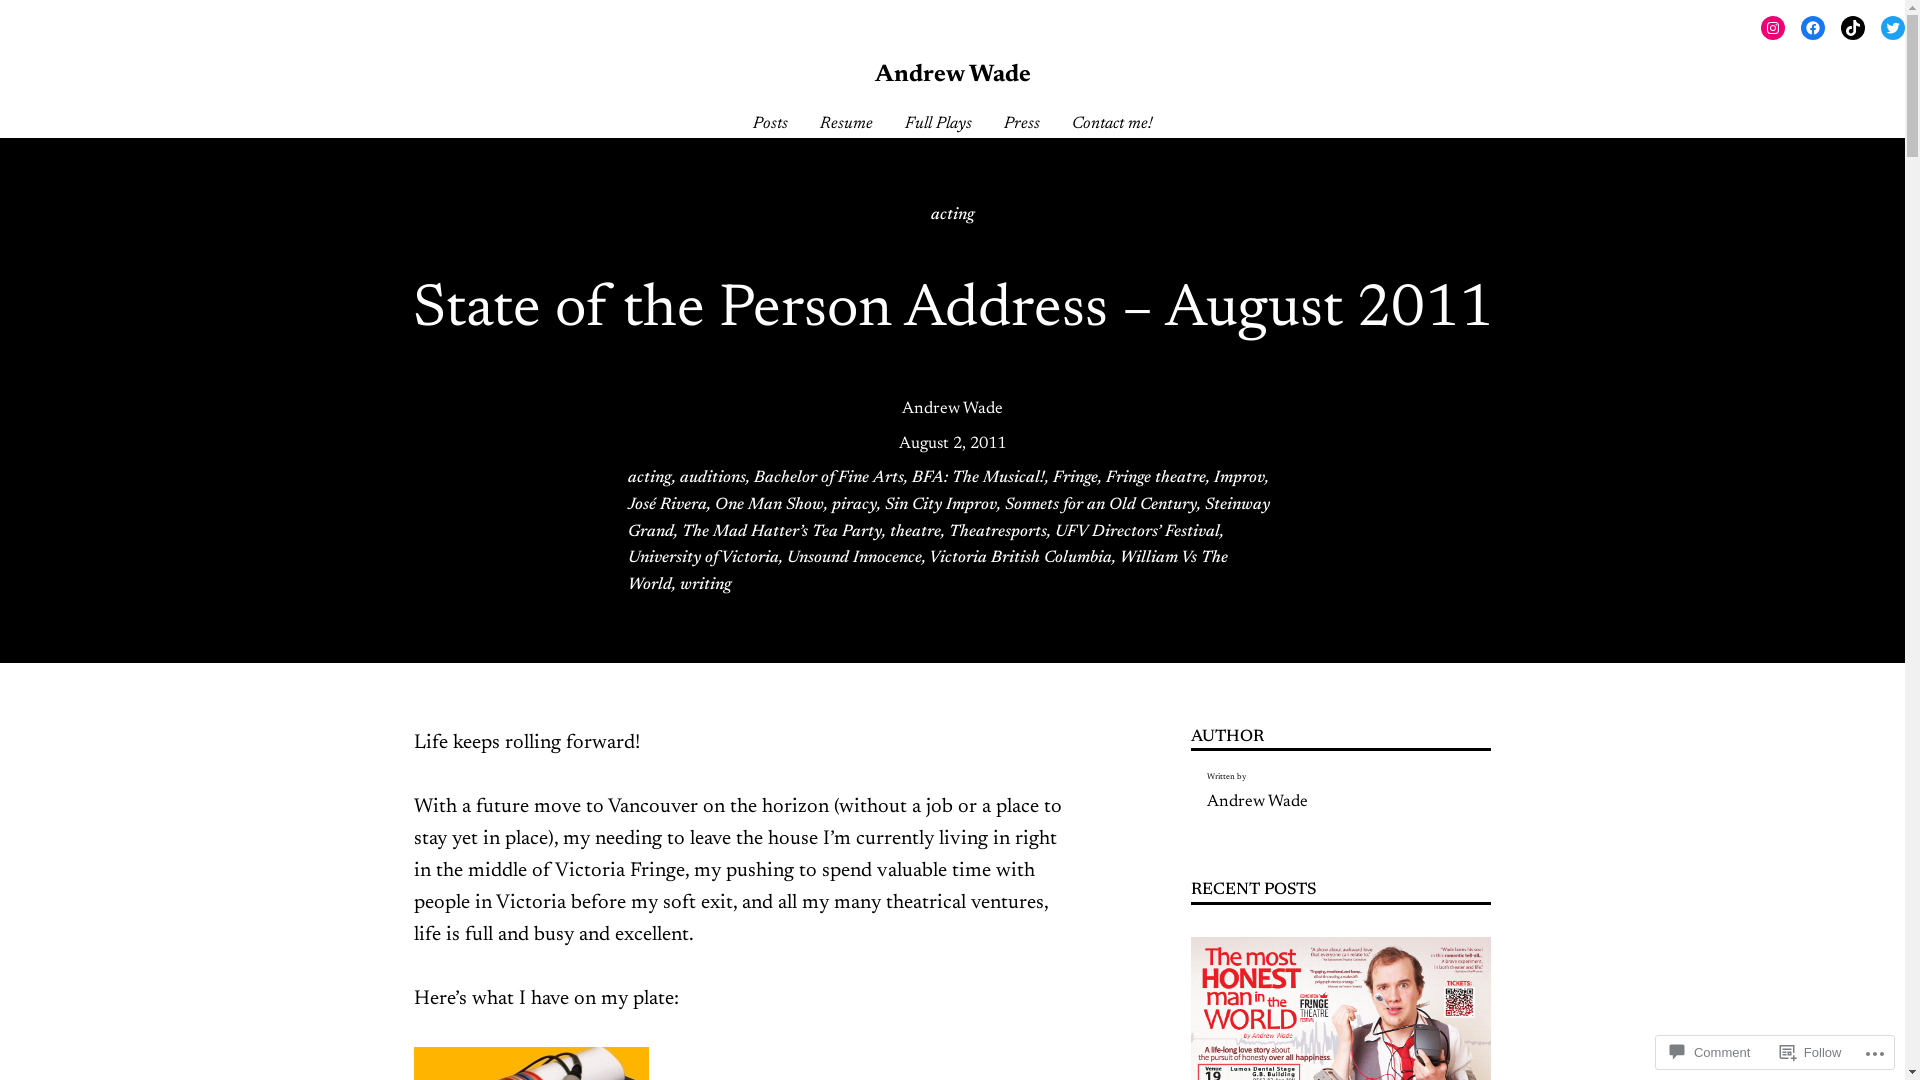 This screenshot has height=1080, width=1920. What do you see at coordinates (978, 478) in the screenshot?
I see `'BFA: The Musical!'` at bounding box center [978, 478].